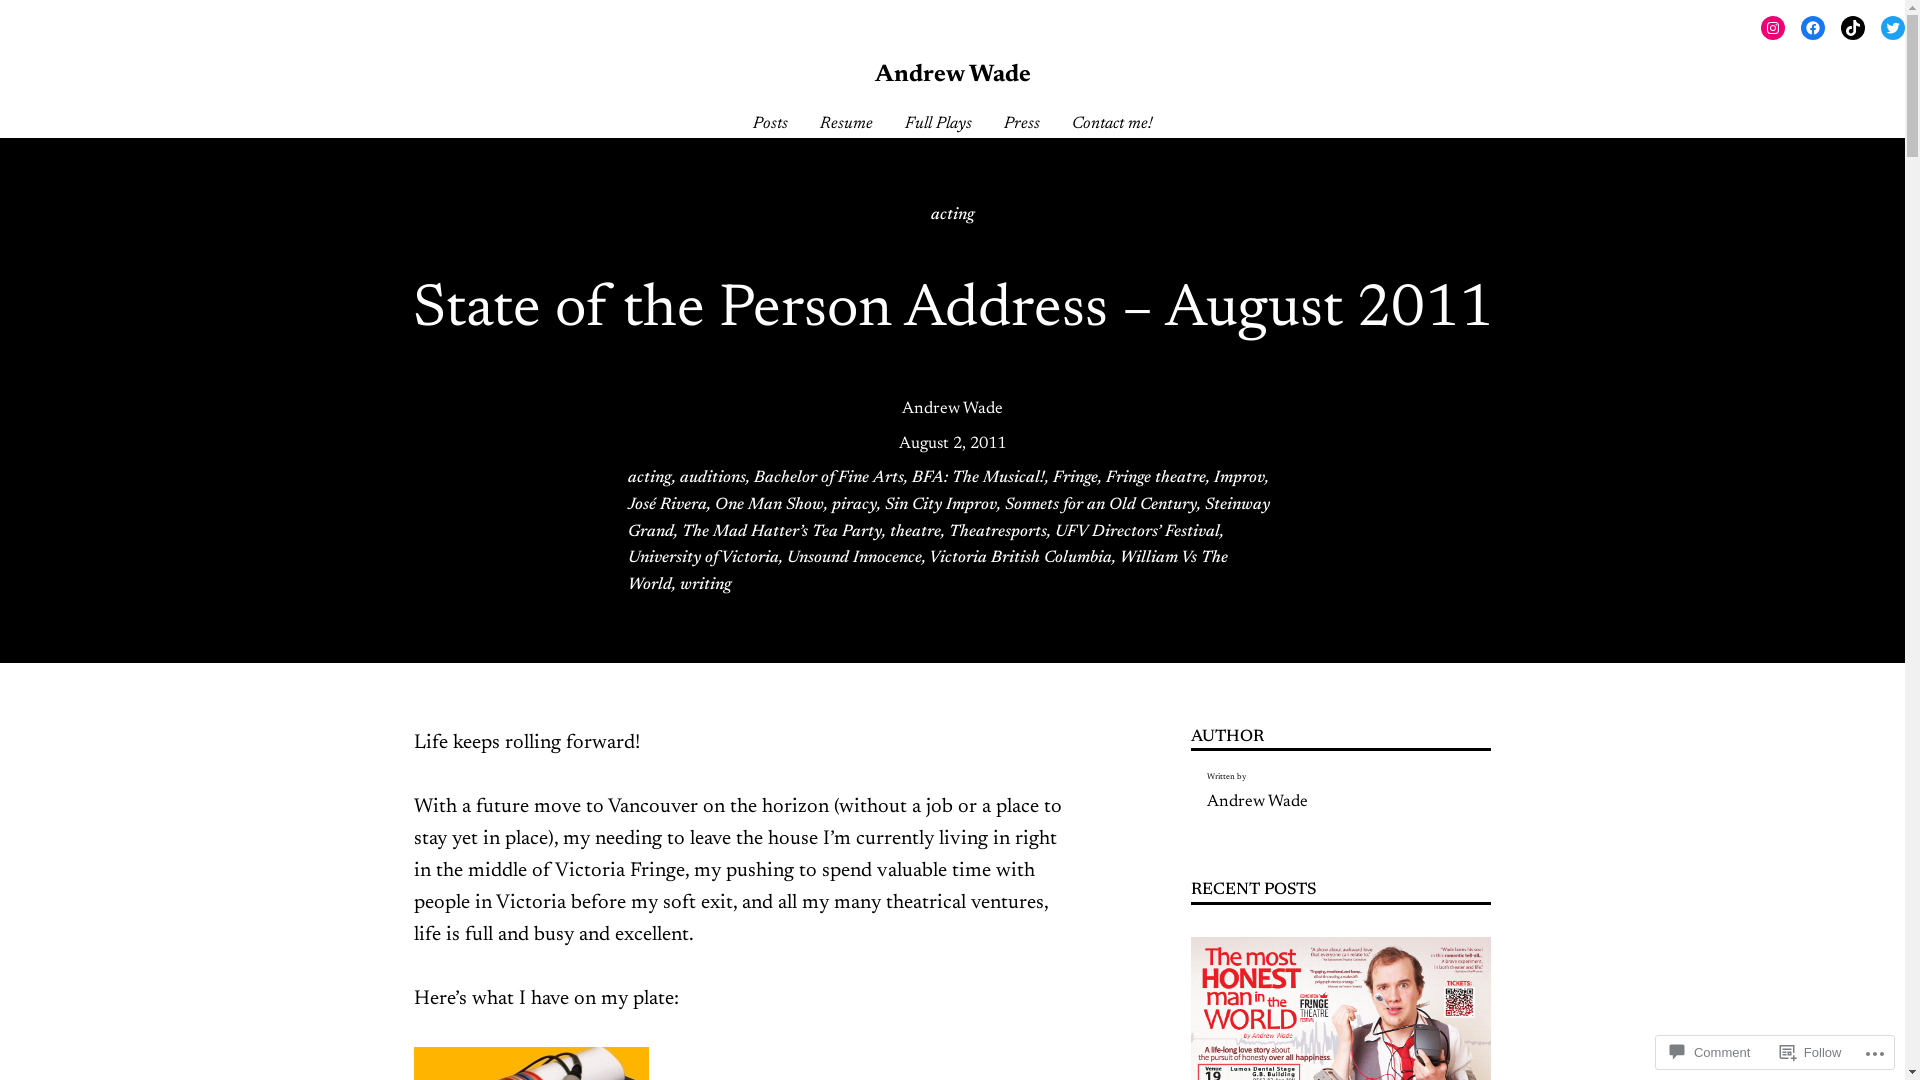 This screenshot has height=1080, width=1920. What do you see at coordinates (978, 478) in the screenshot?
I see `'BFA: The Musical!'` at bounding box center [978, 478].